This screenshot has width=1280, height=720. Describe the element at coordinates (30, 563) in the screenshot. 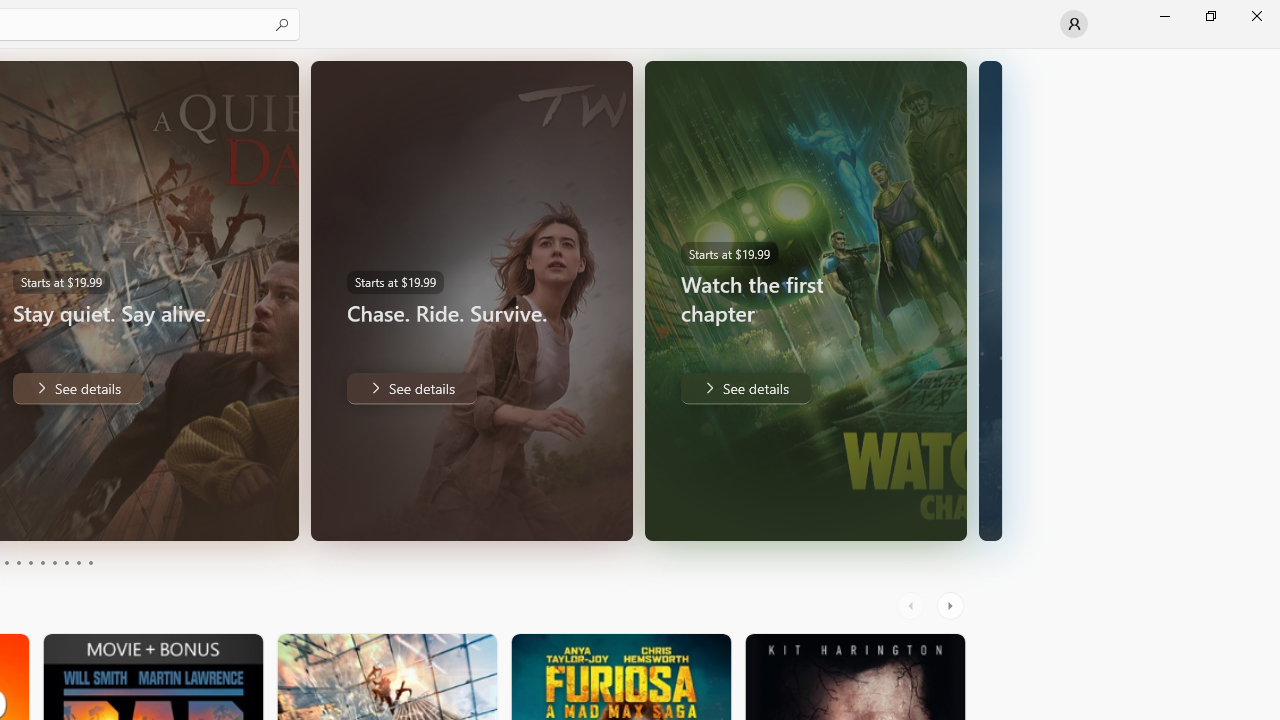

I see `'Page 5'` at that location.